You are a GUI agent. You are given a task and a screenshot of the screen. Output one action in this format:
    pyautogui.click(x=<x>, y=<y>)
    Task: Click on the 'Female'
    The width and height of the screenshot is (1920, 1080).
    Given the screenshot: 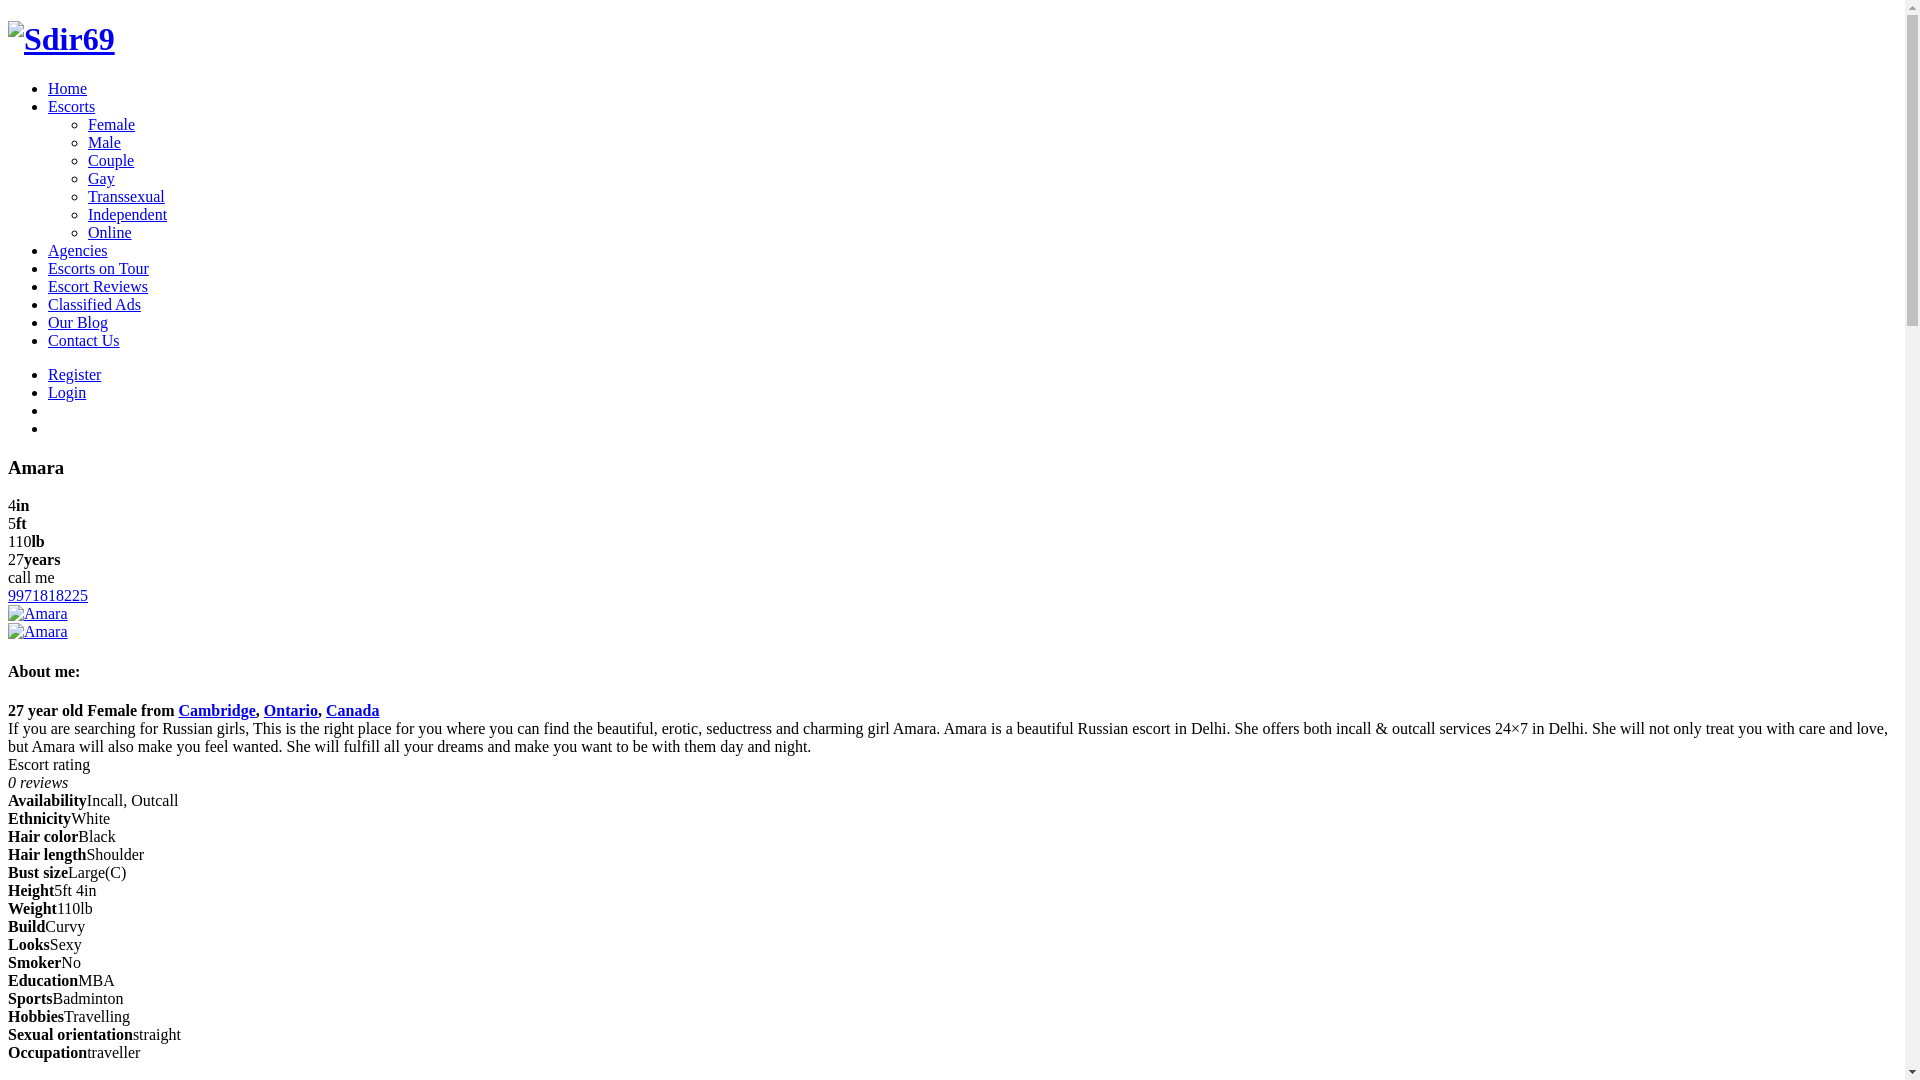 What is the action you would take?
    pyautogui.click(x=110, y=124)
    